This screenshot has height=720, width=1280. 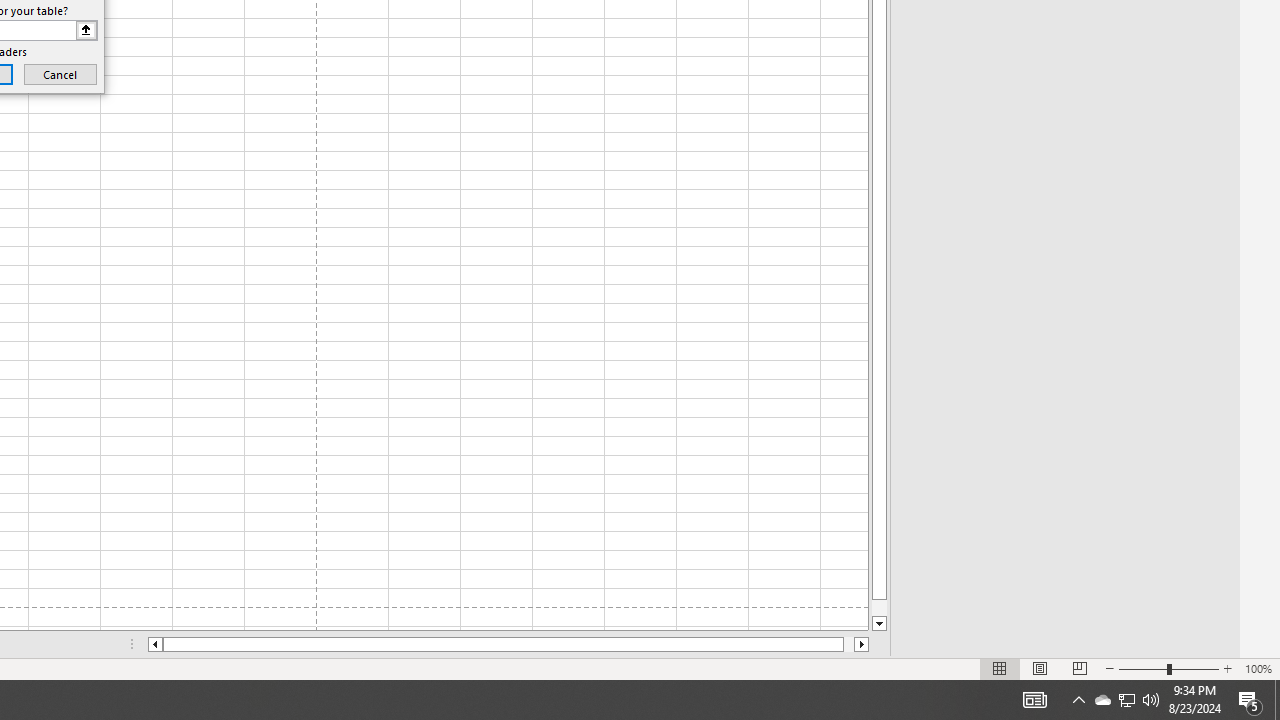 What do you see at coordinates (1078, 669) in the screenshot?
I see `'Page Break Preview'` at bounding box center [1078, 669].